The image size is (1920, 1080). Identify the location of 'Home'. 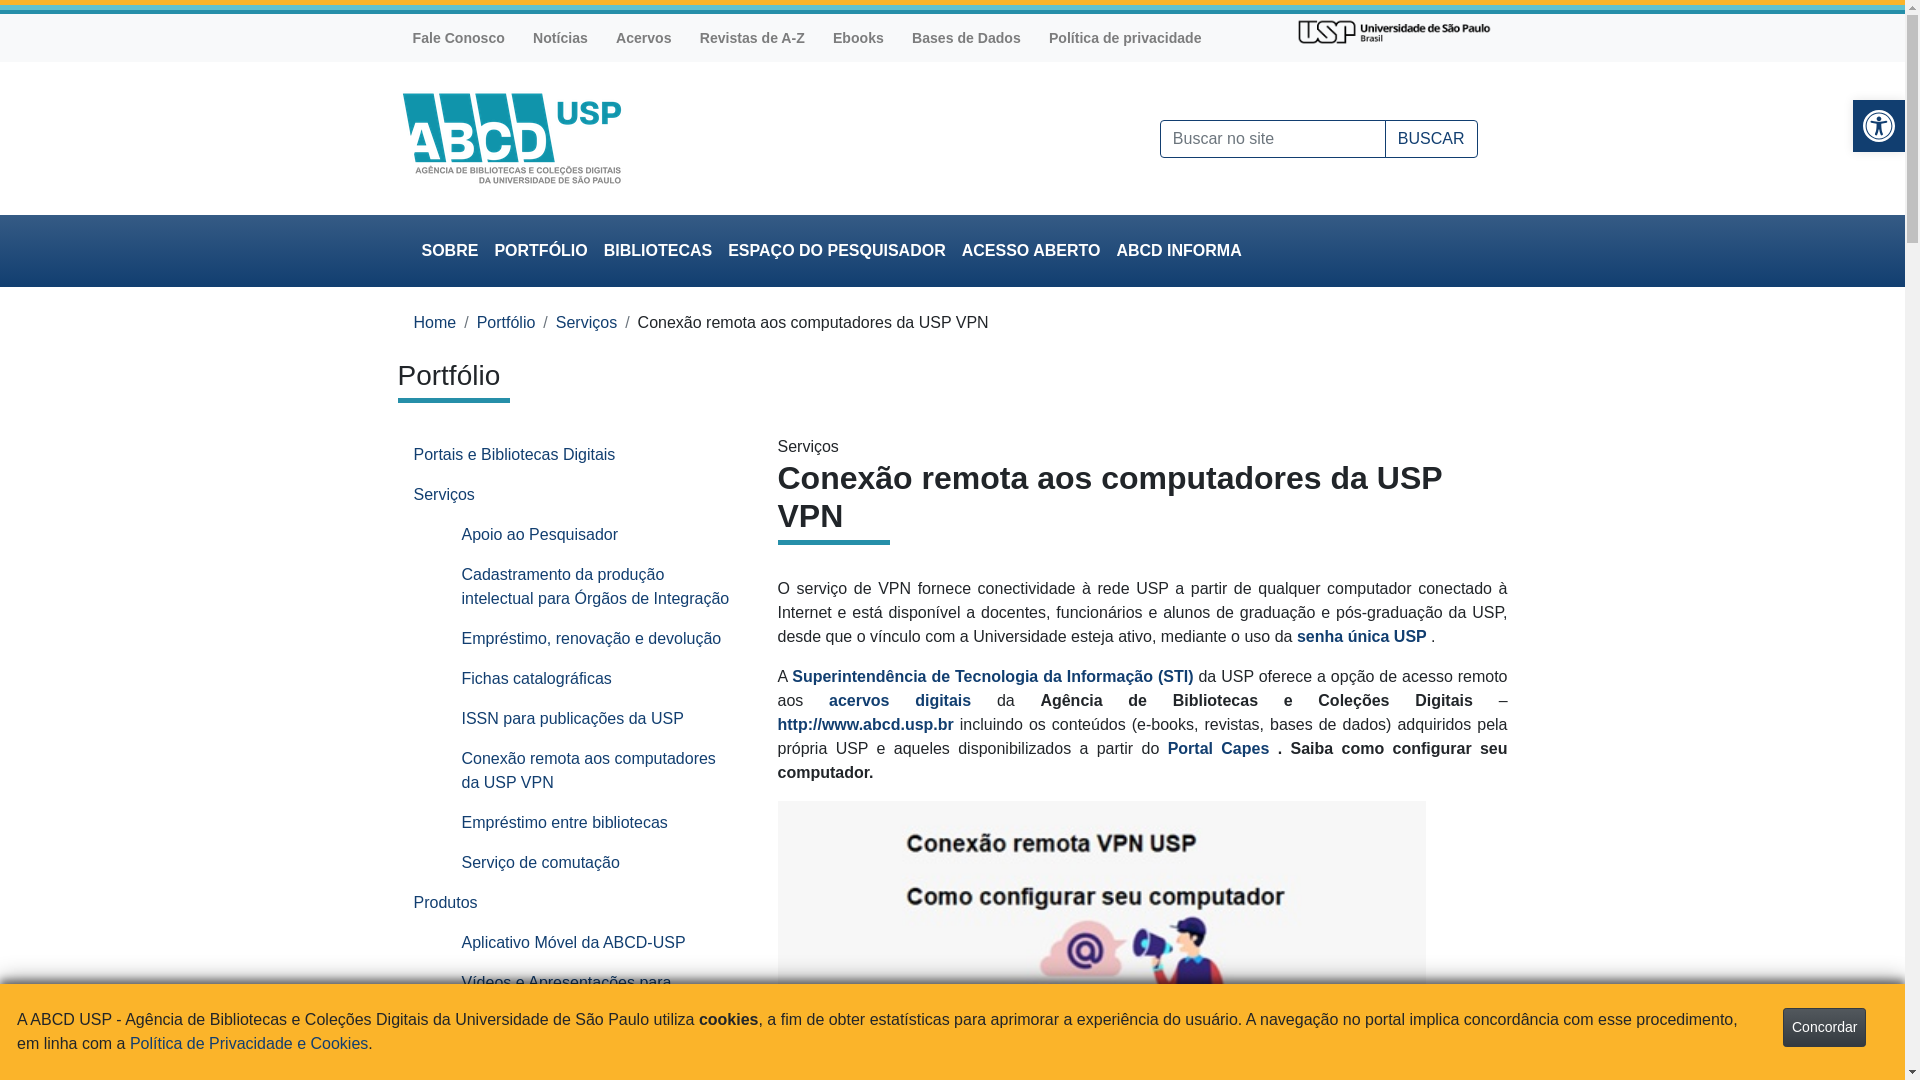
(434, 321).